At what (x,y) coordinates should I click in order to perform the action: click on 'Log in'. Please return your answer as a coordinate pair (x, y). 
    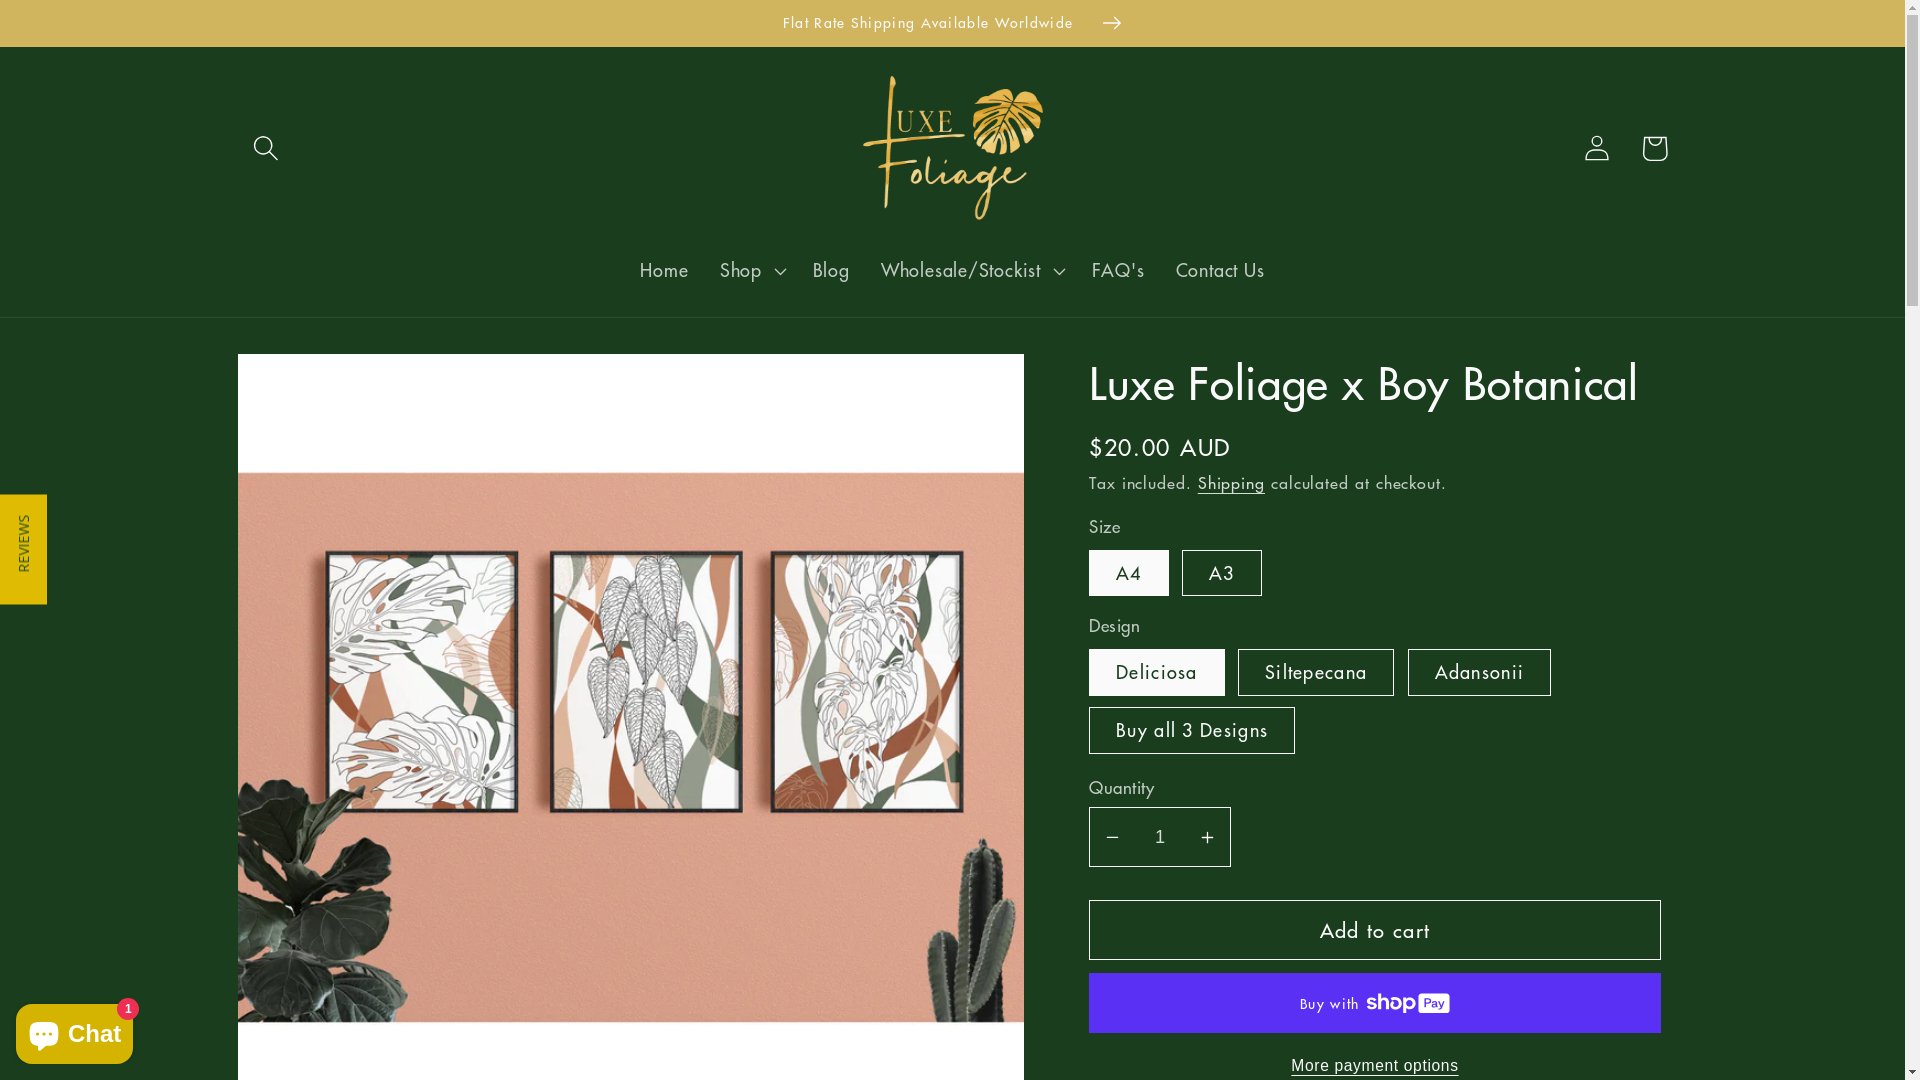
    Looking at the image, I should click on (1596, 147).